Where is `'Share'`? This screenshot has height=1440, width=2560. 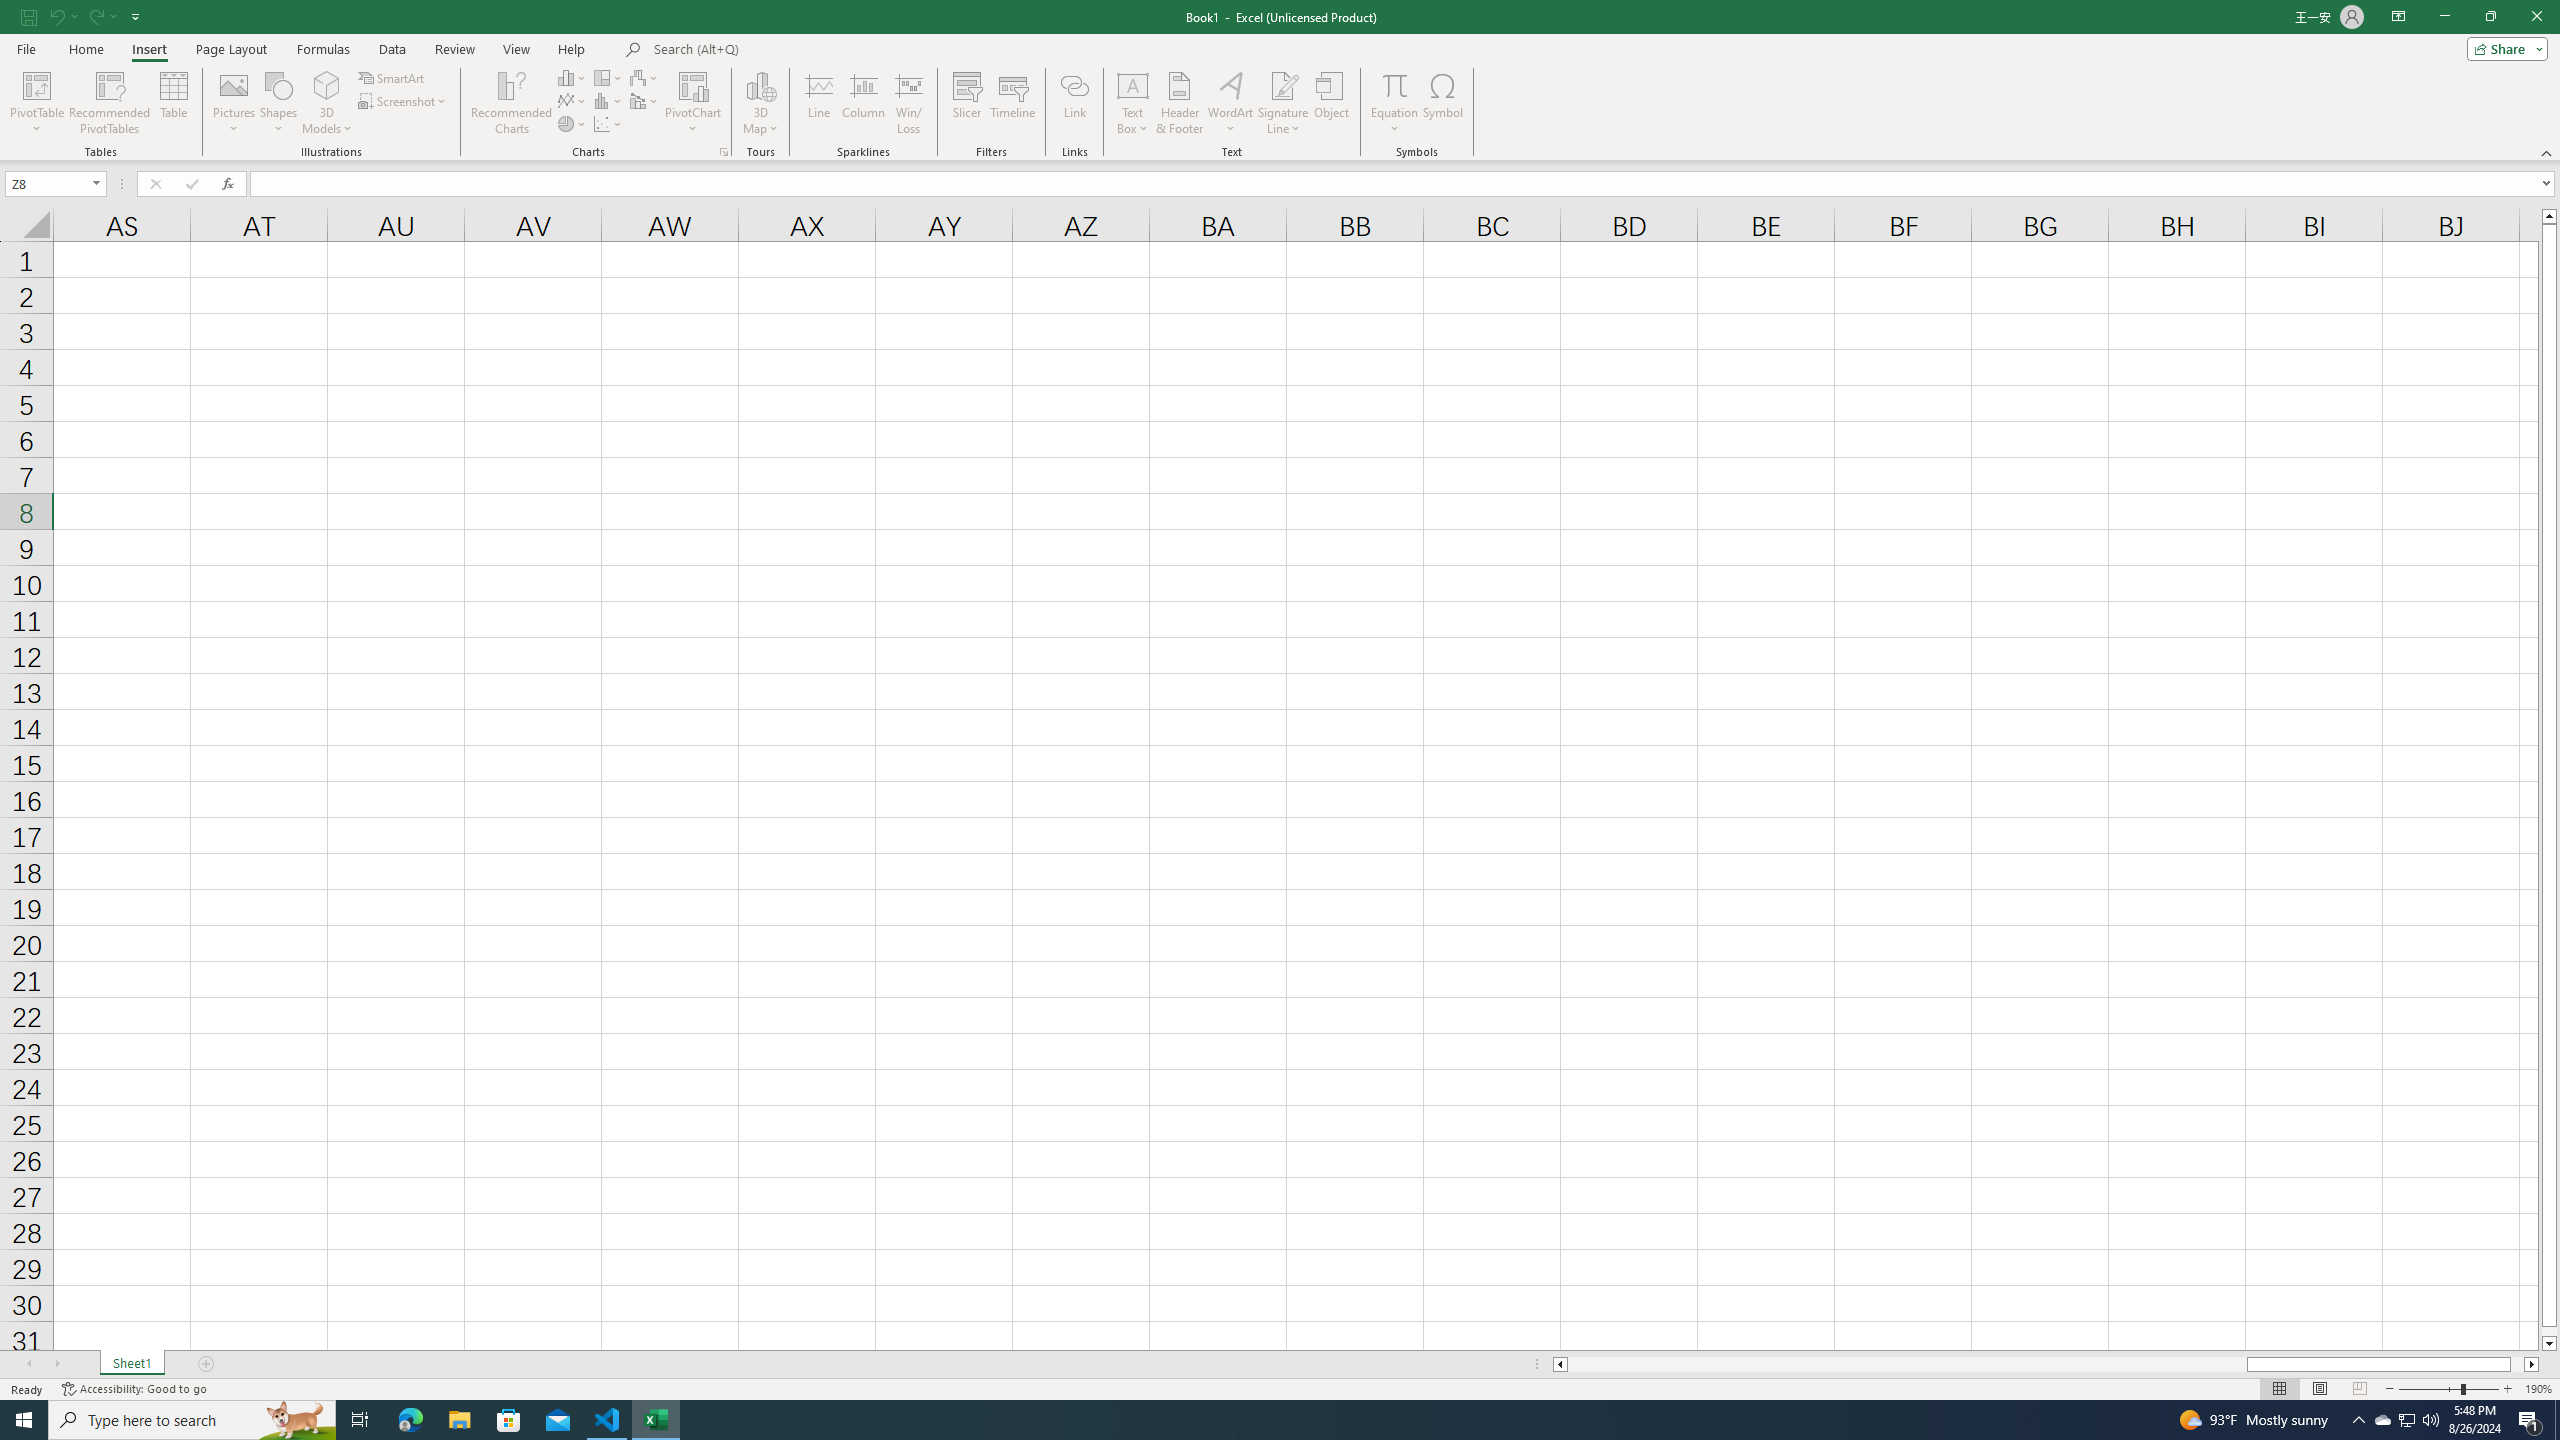 'Share' is located at coordinates (2502, 47).